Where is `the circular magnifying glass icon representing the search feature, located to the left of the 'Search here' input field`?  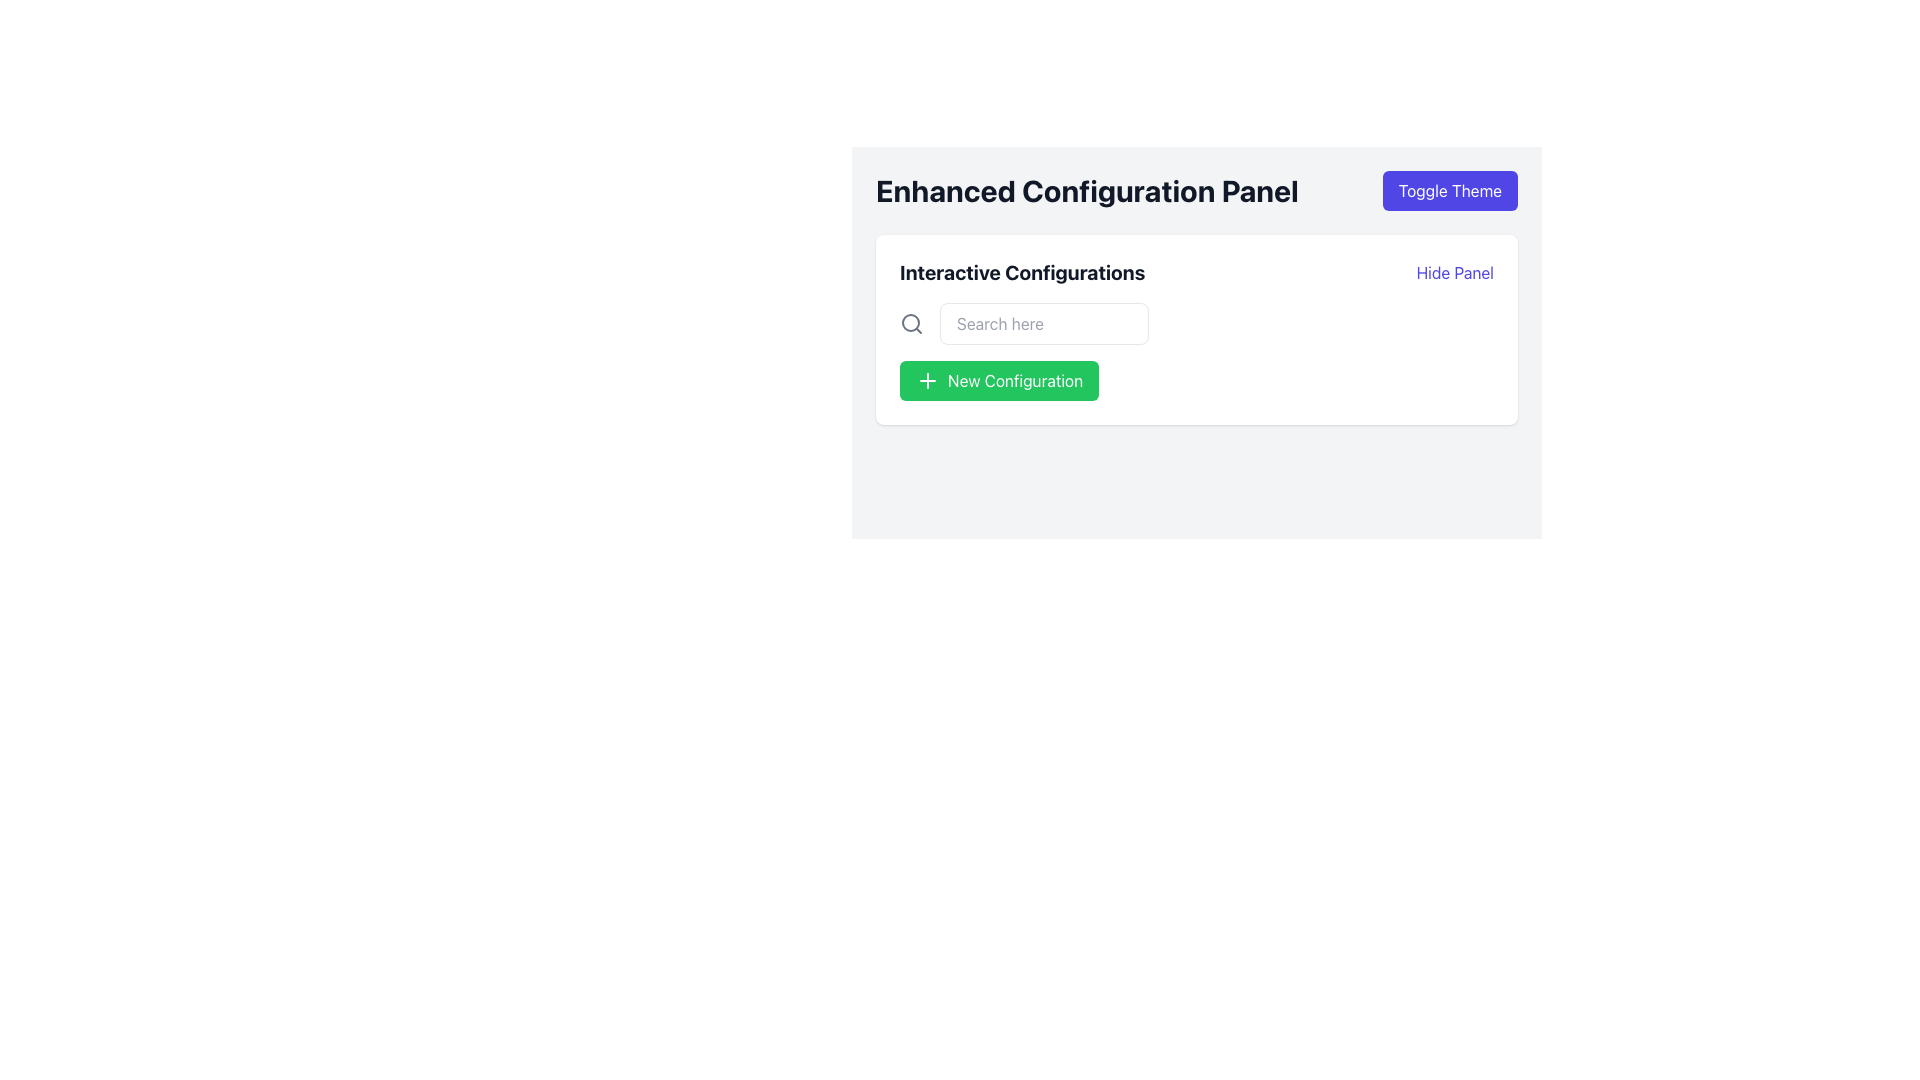
the circular magnifying glass icon representing the search feature, located to the left of the 'Search here' input field is located at coordinates (911, 323).